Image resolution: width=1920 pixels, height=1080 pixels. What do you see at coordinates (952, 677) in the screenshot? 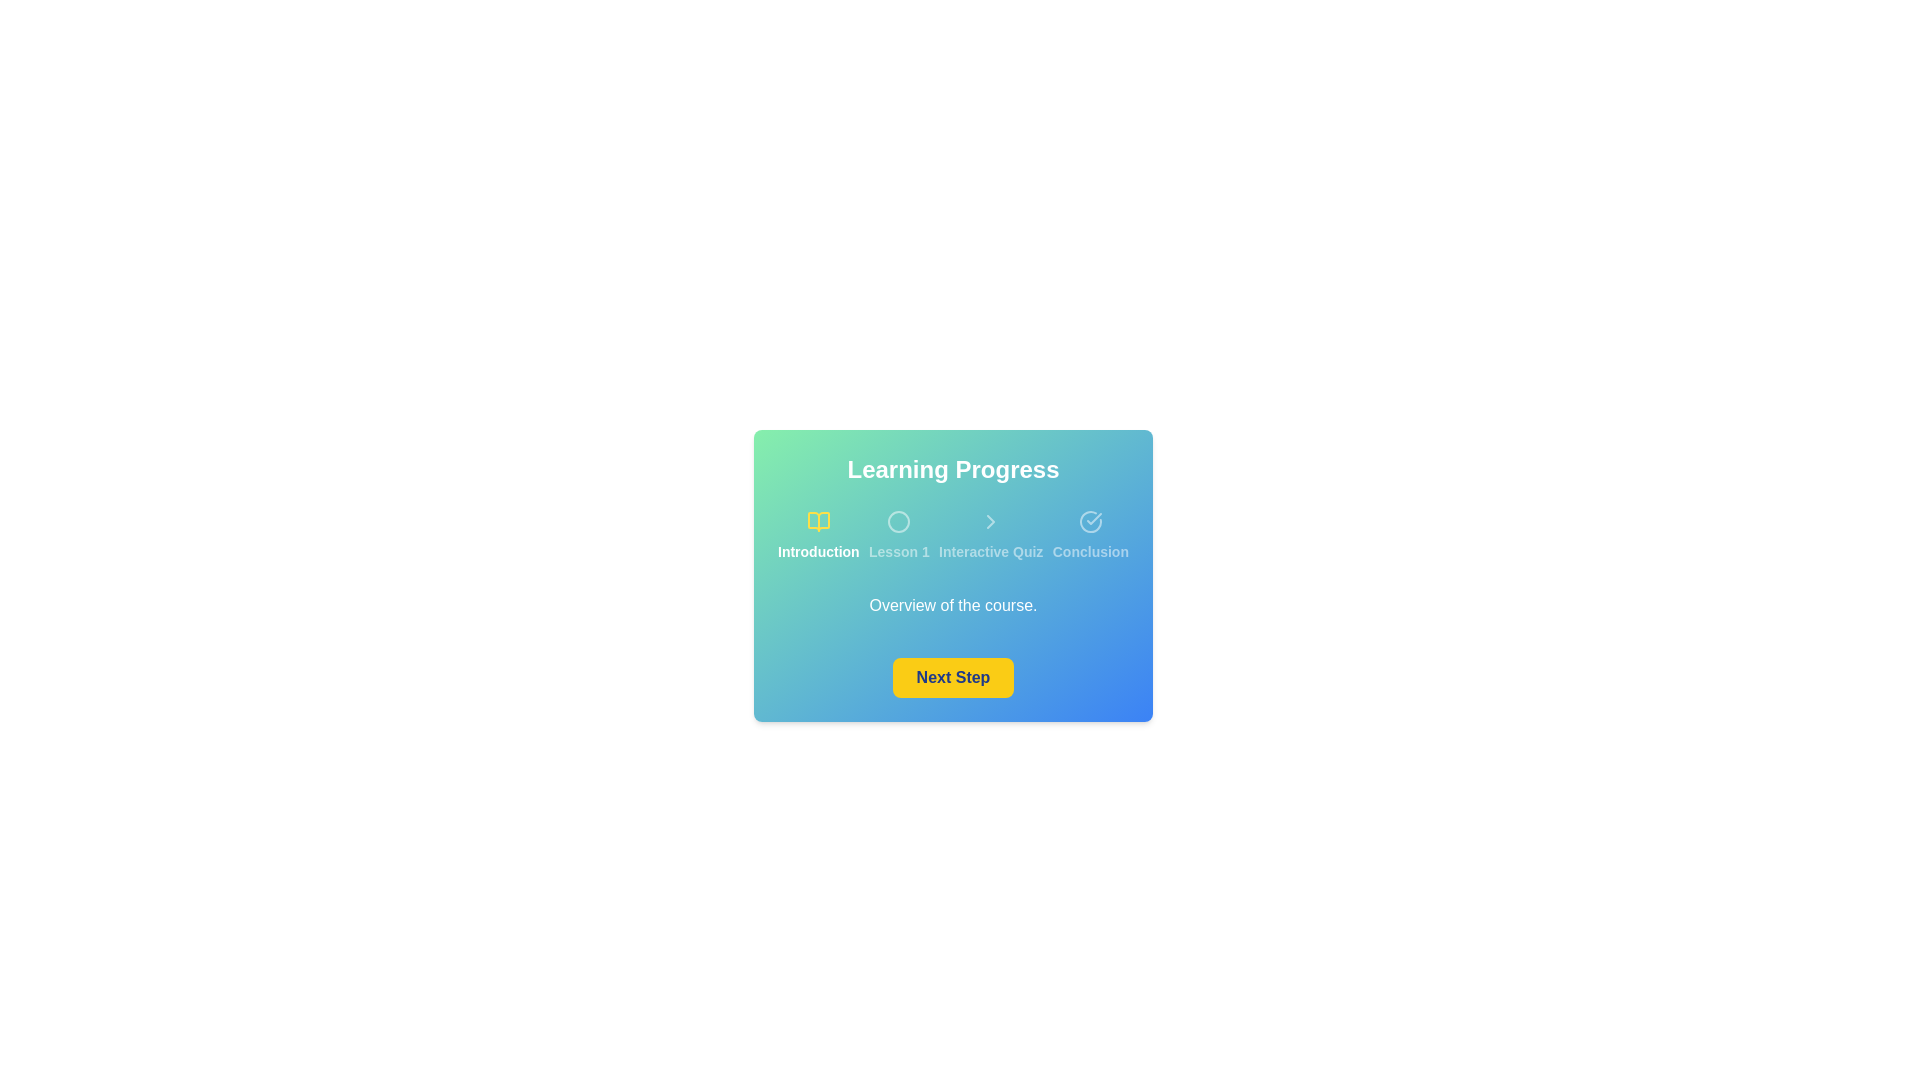
I see `the navigation button located centrally at the bottom of the blue background section labeled 'Learning Progress'` at bounding box center [952, 677].